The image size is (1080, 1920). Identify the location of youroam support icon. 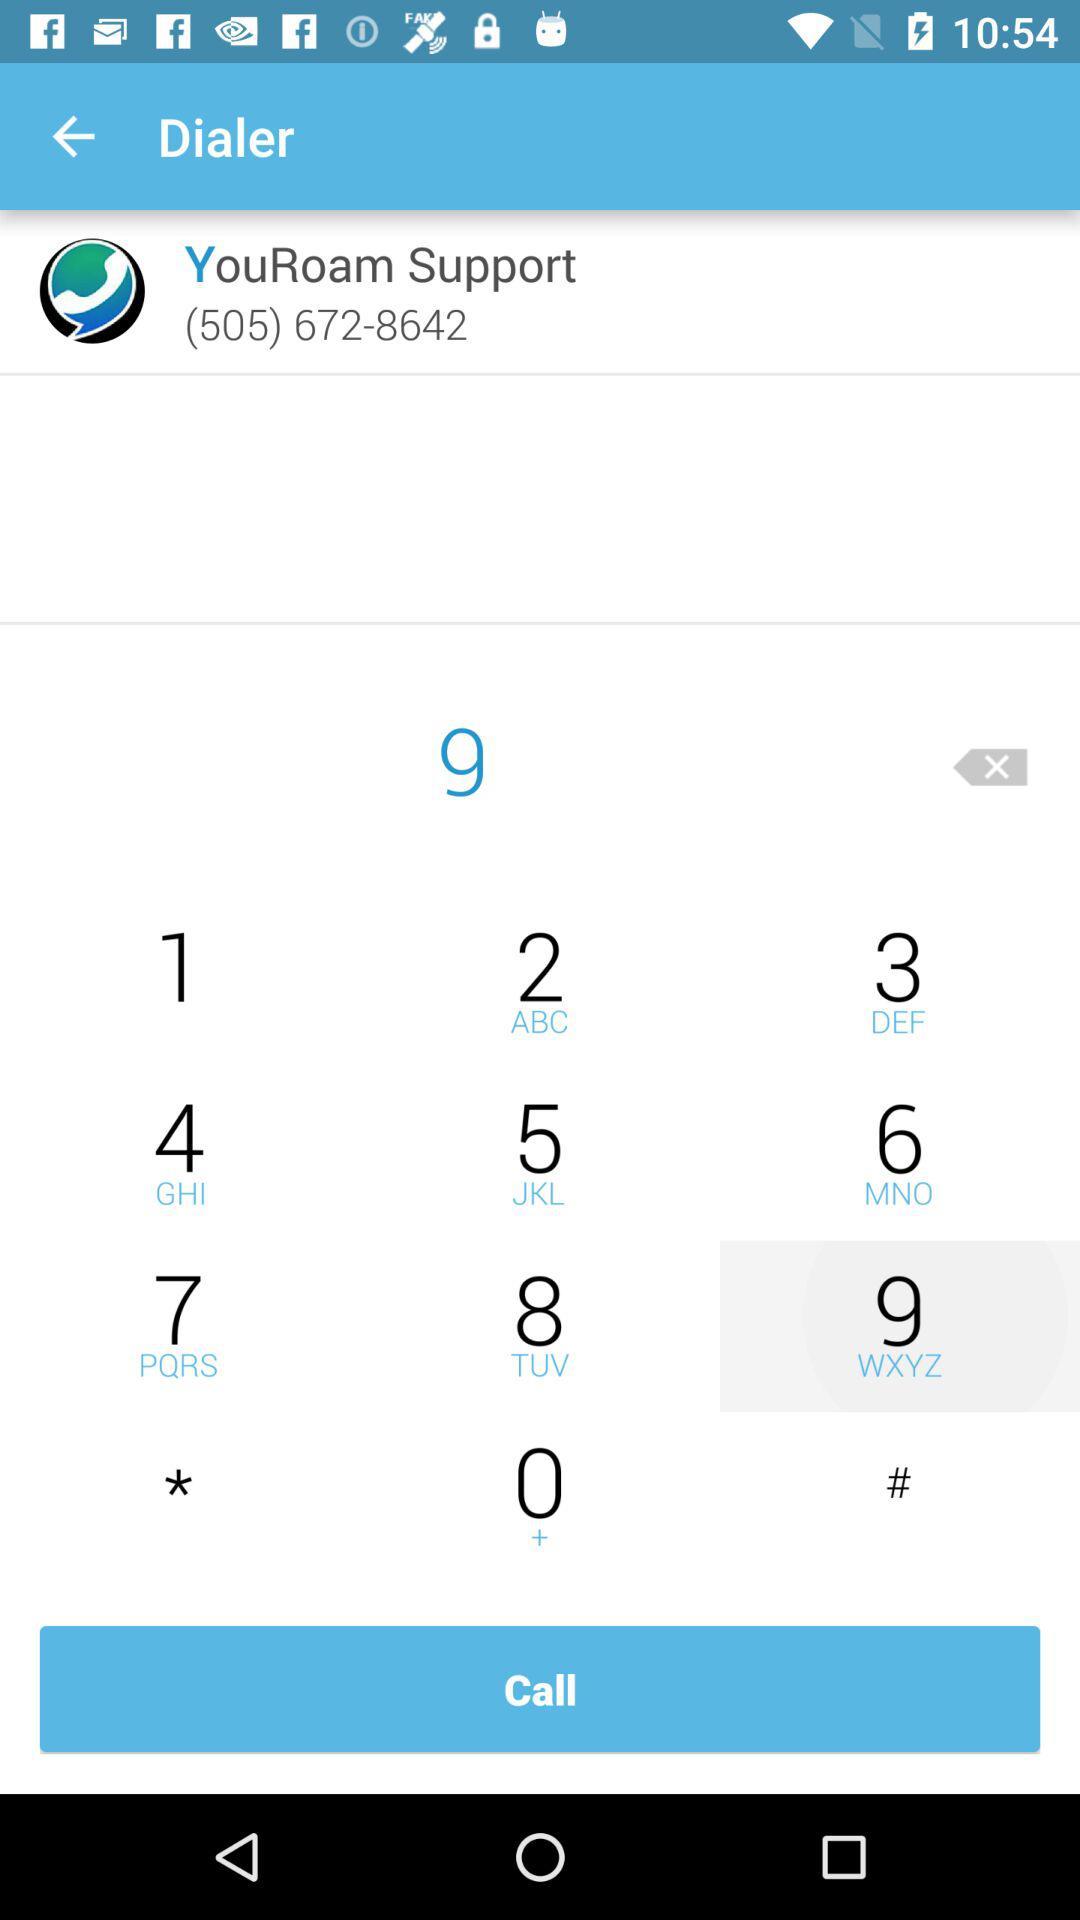
(380, 262).